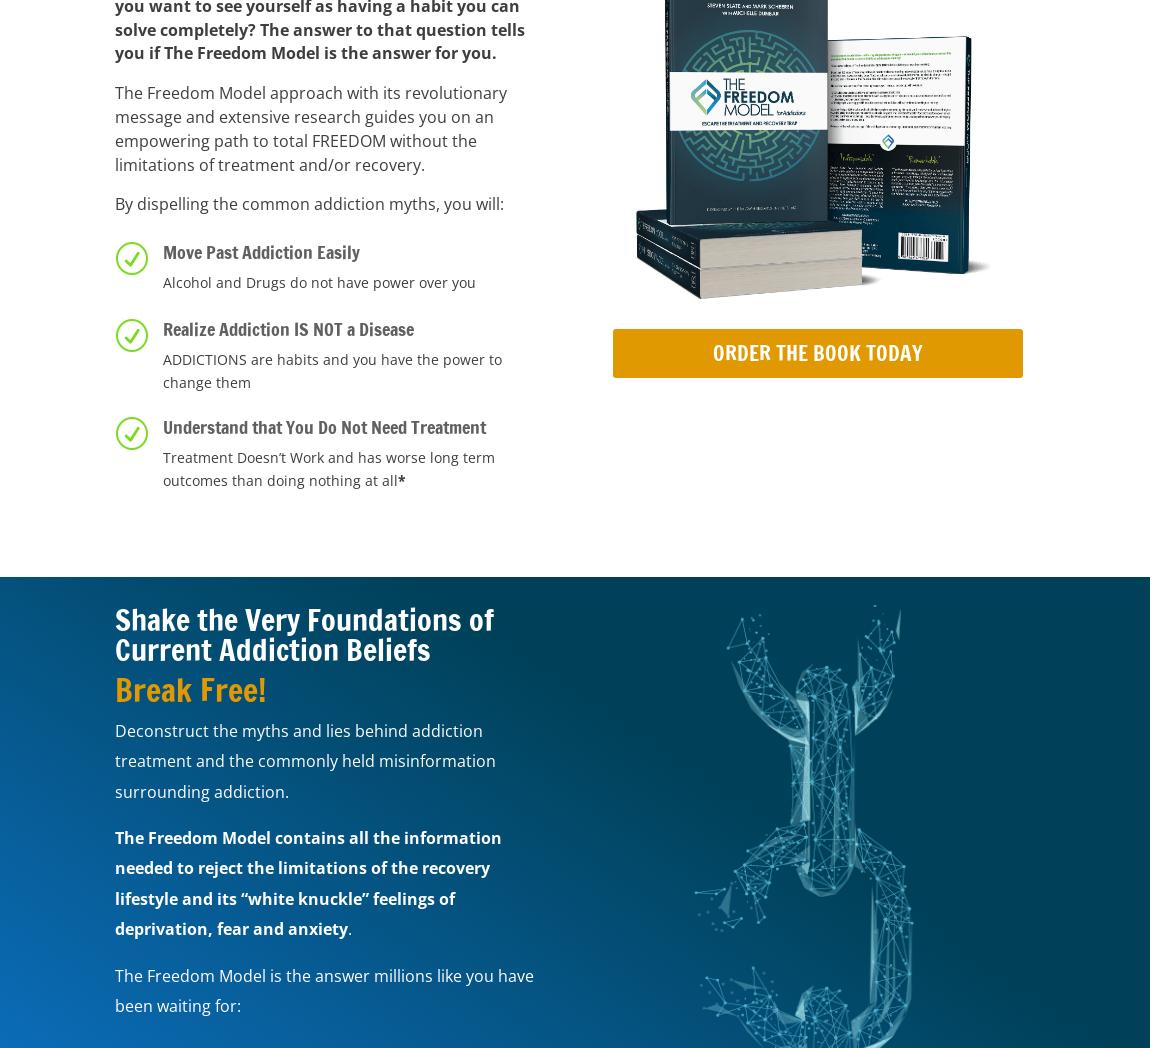 Image resolution: width=1166 pixels, height=1048 pixels. I want to click on 'ORDER THE BOOK TODAY', so click(817, 351).